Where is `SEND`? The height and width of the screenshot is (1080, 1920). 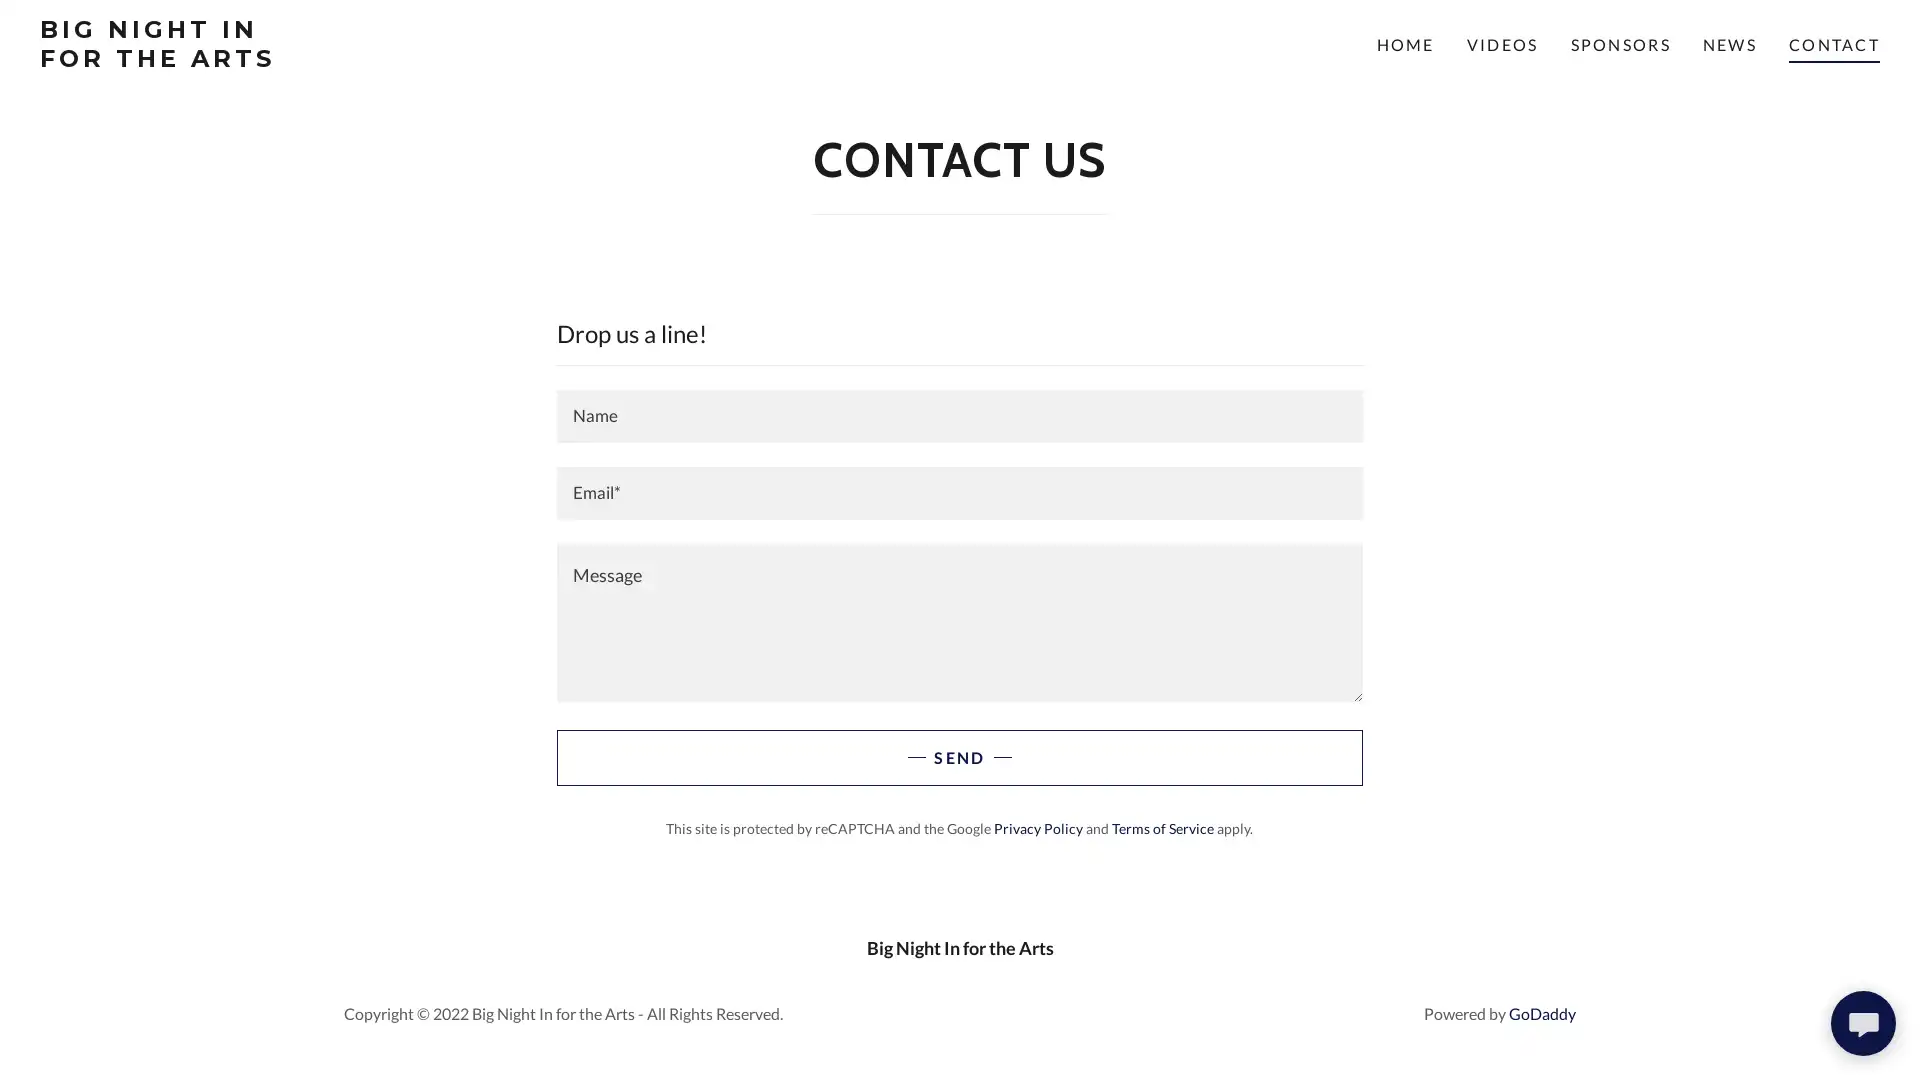
SEND is located at coordinates (958, 758).